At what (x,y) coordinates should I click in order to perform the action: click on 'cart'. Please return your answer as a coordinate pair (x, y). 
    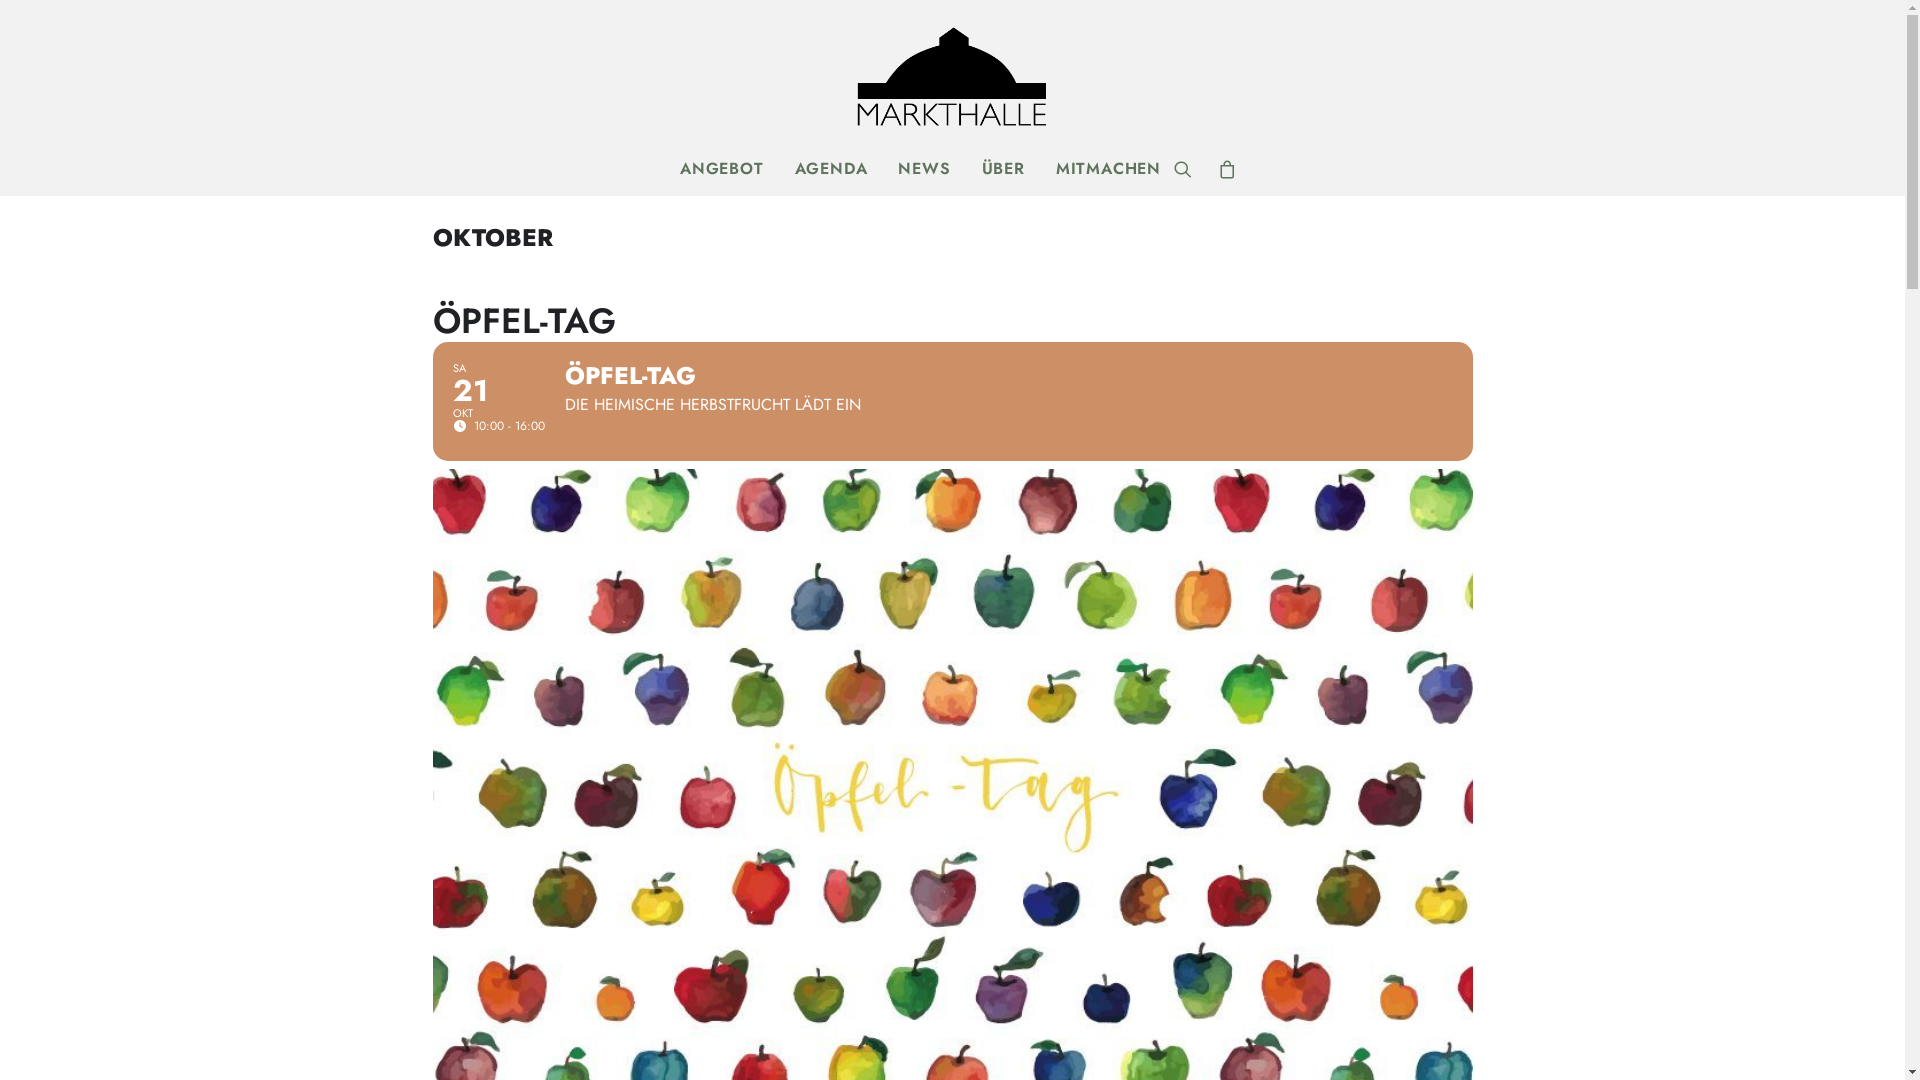
    Looking at the image, I should click on (1220, 168).